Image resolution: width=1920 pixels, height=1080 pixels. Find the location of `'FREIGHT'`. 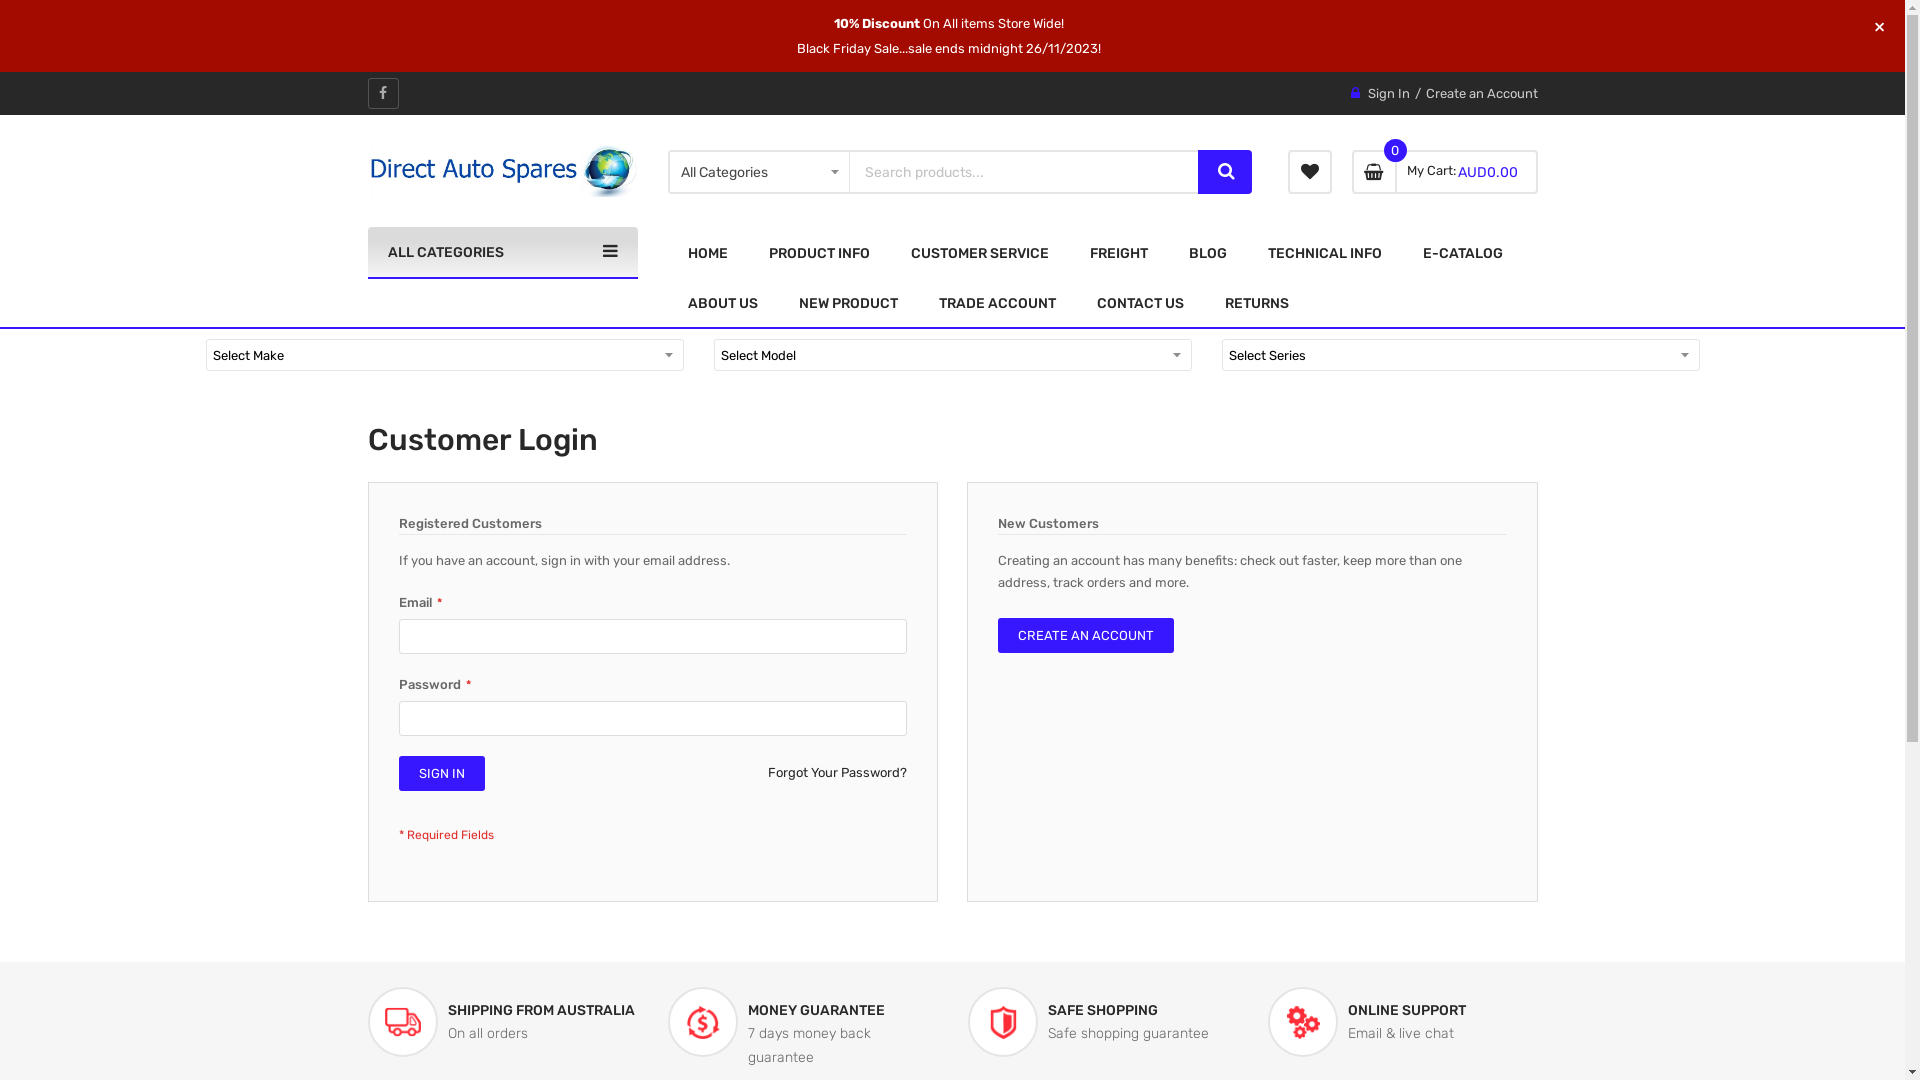

'FREIGHT' is located at coordinates (1117, 252).